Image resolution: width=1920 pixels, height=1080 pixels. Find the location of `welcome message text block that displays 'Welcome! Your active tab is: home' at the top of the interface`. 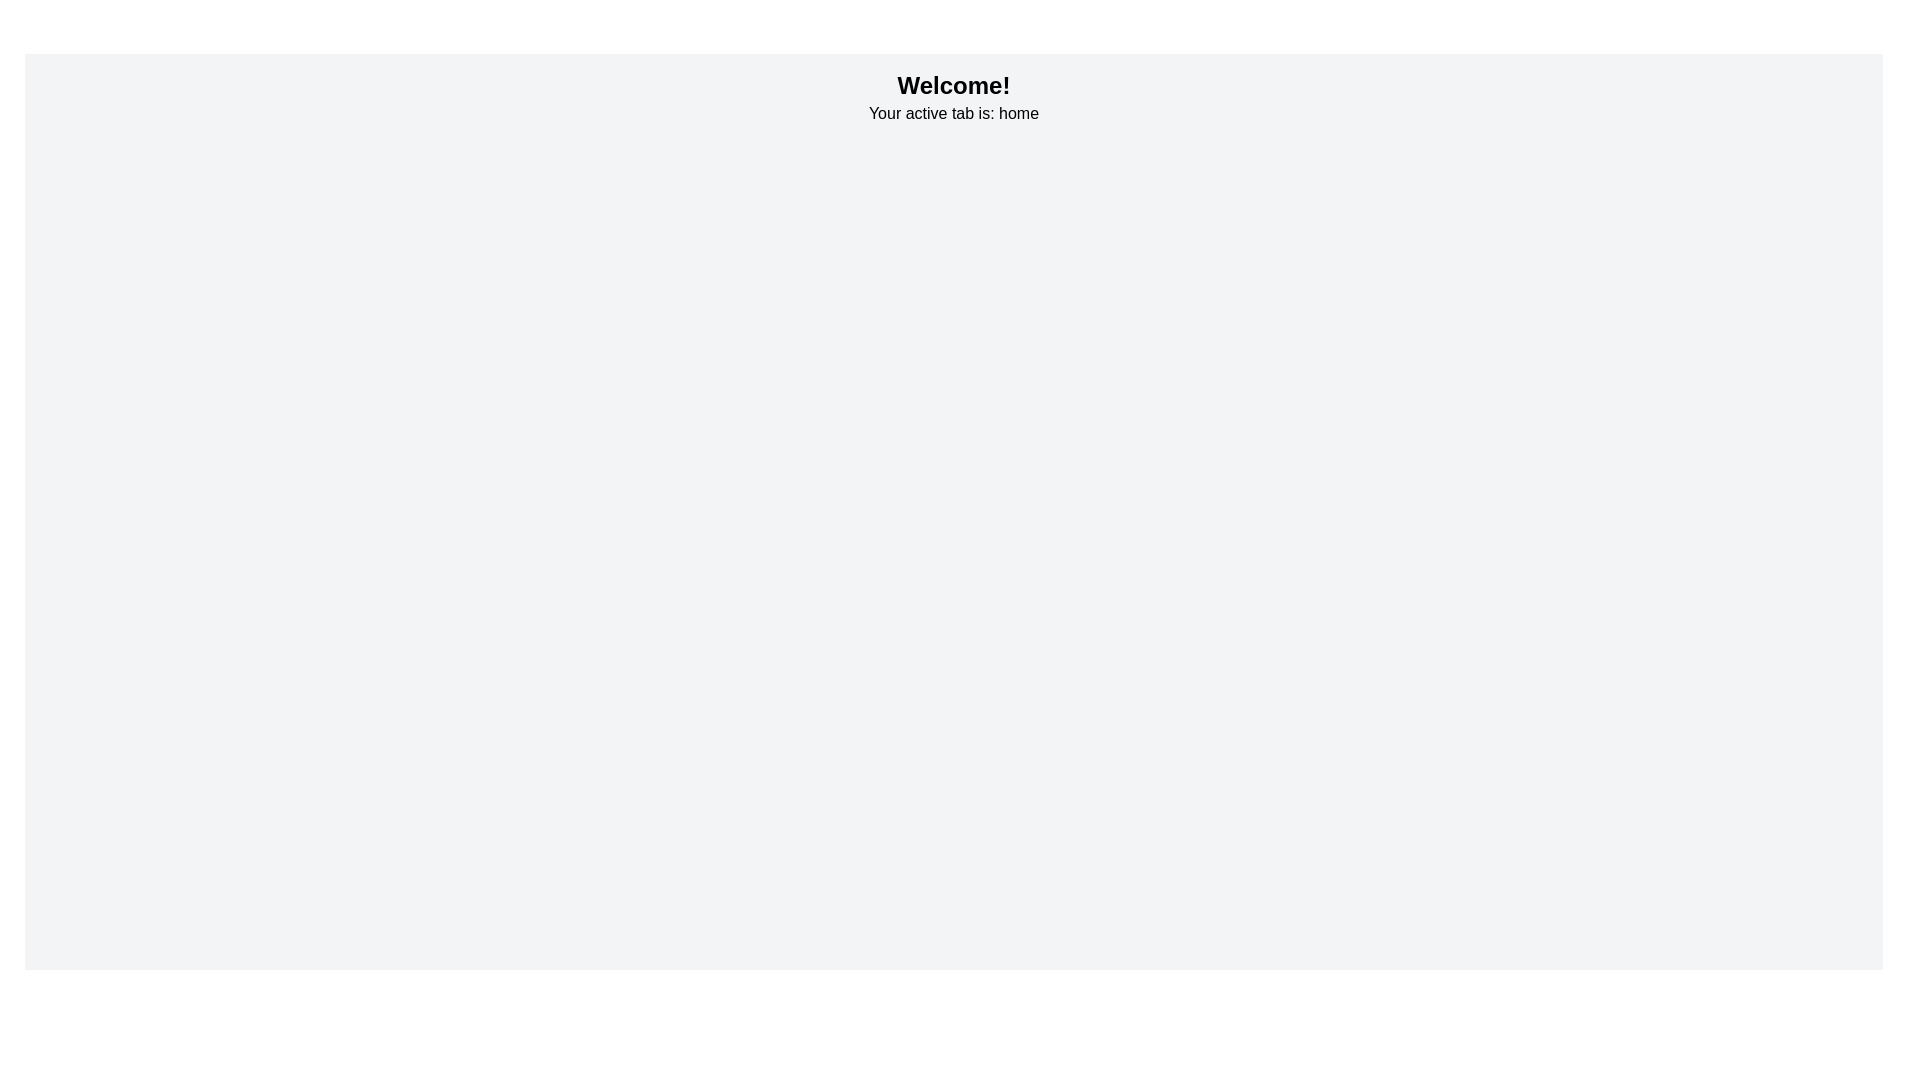

welcome message text block that displays 'Welcome! Your active tab is: home' at the top of the interface is located at coordinates (953, 97).